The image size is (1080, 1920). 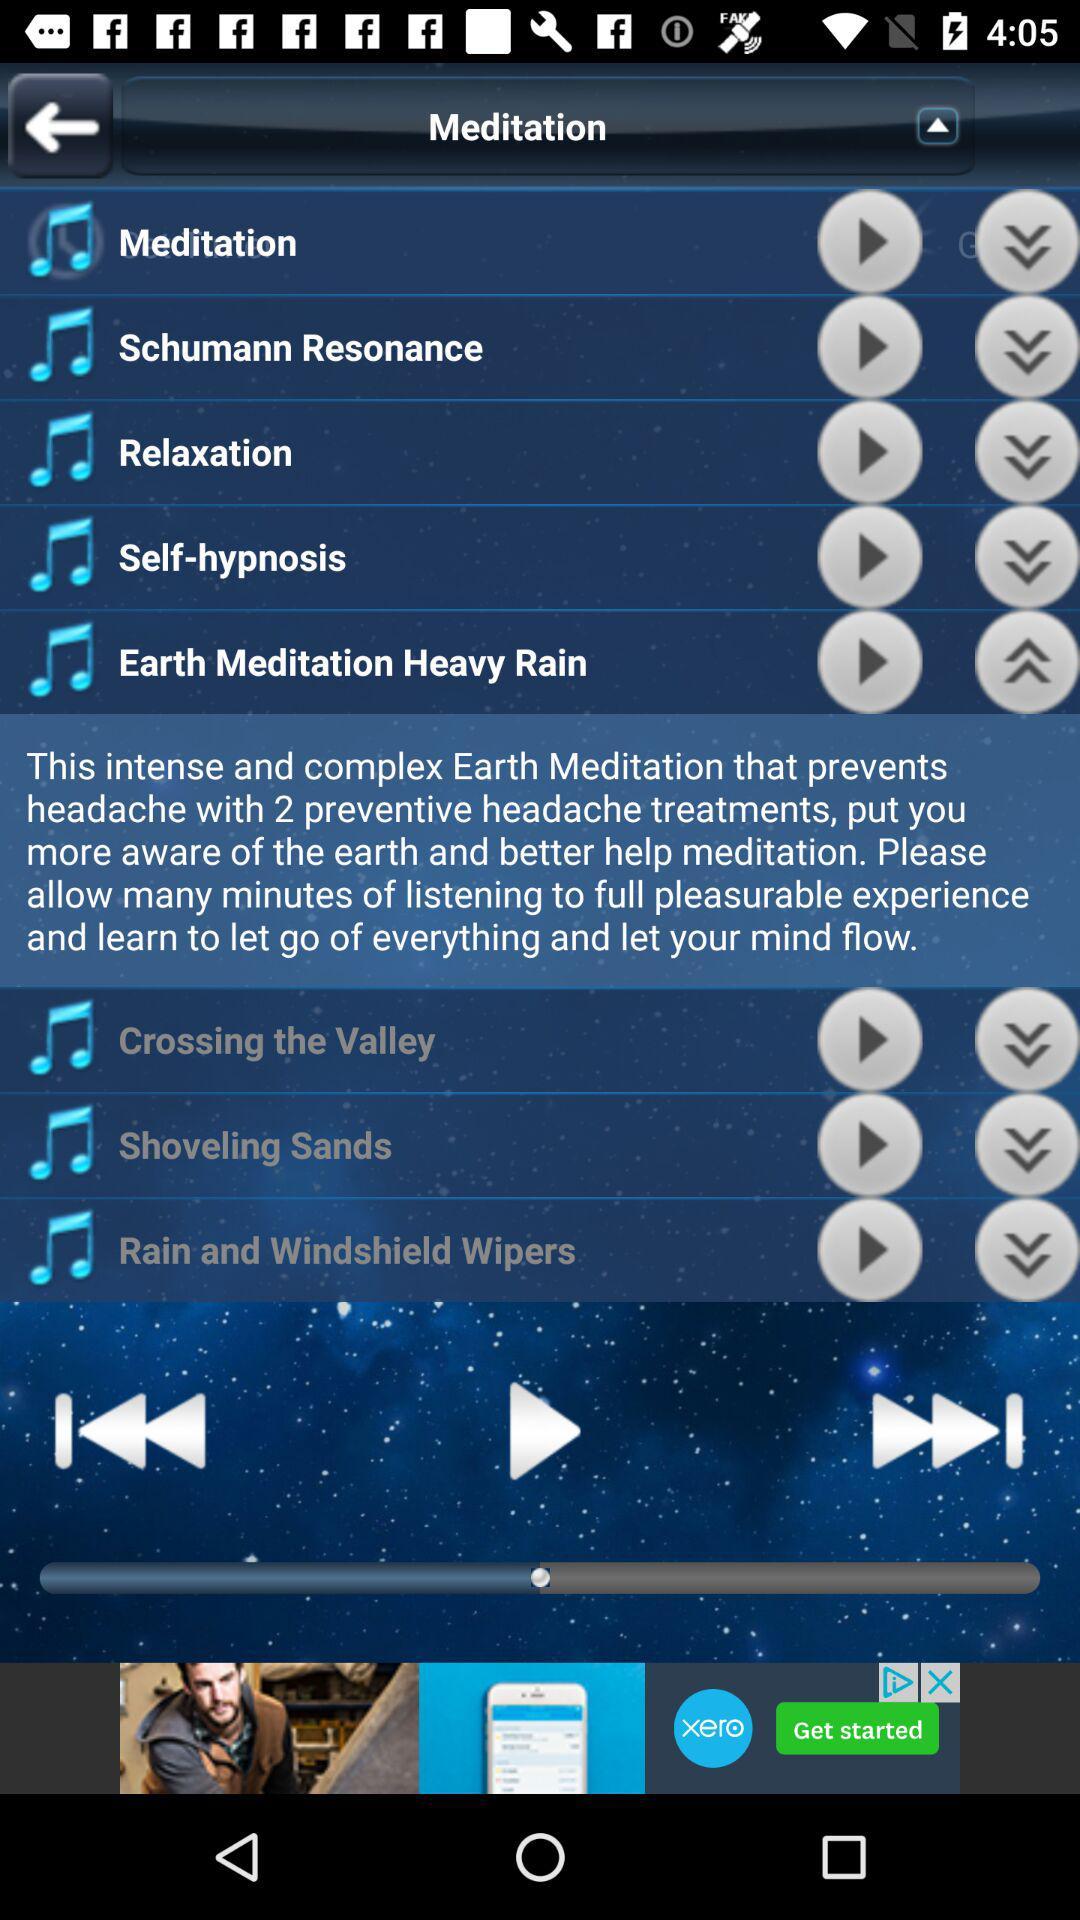 What do you see at coordinates (540, 1727) in the screenshot?
I see `the advertisement` at bounding box center [540, 1727].